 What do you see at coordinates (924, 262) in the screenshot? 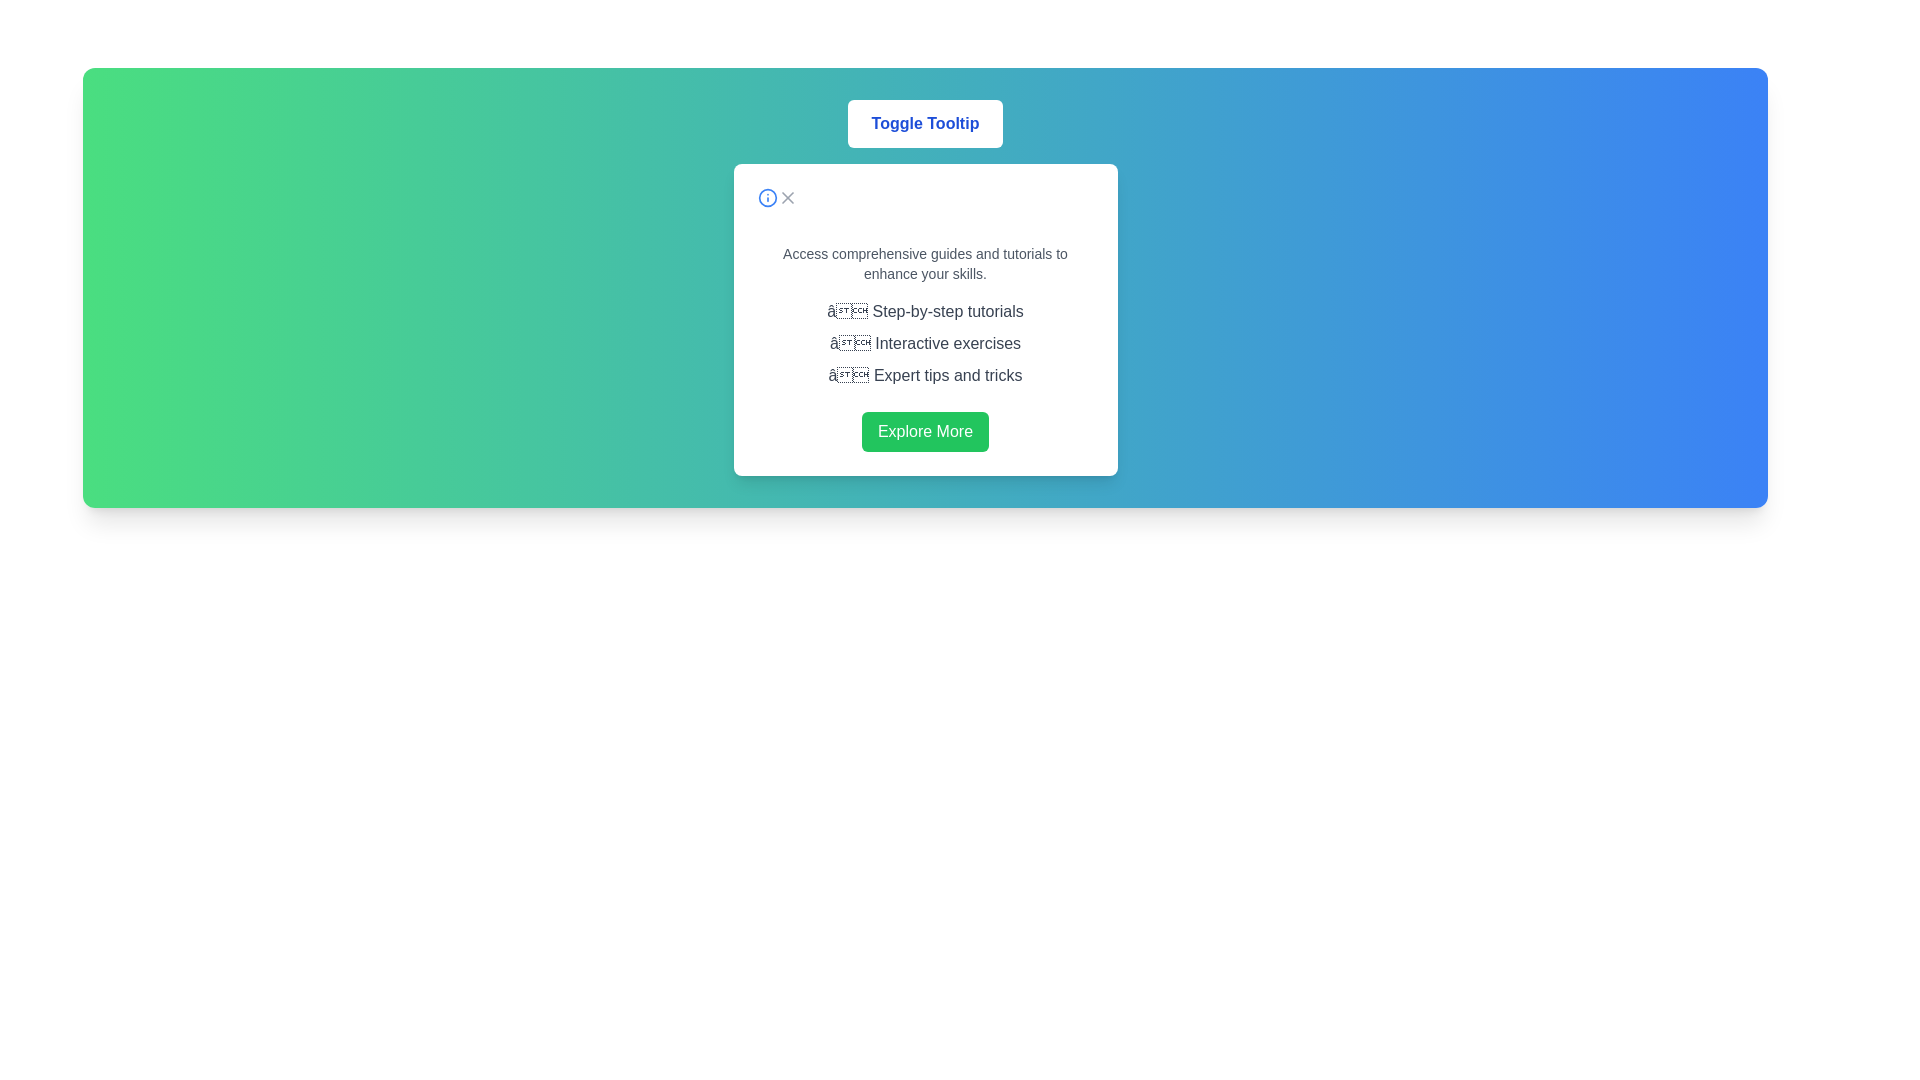
I see `the text element displaying 'Access comprehensive guides and tutorials to enhance your skills.' which is located below the 'Learning Resource' header and above a list of check-marked text items` at bounding box center [924, 262].